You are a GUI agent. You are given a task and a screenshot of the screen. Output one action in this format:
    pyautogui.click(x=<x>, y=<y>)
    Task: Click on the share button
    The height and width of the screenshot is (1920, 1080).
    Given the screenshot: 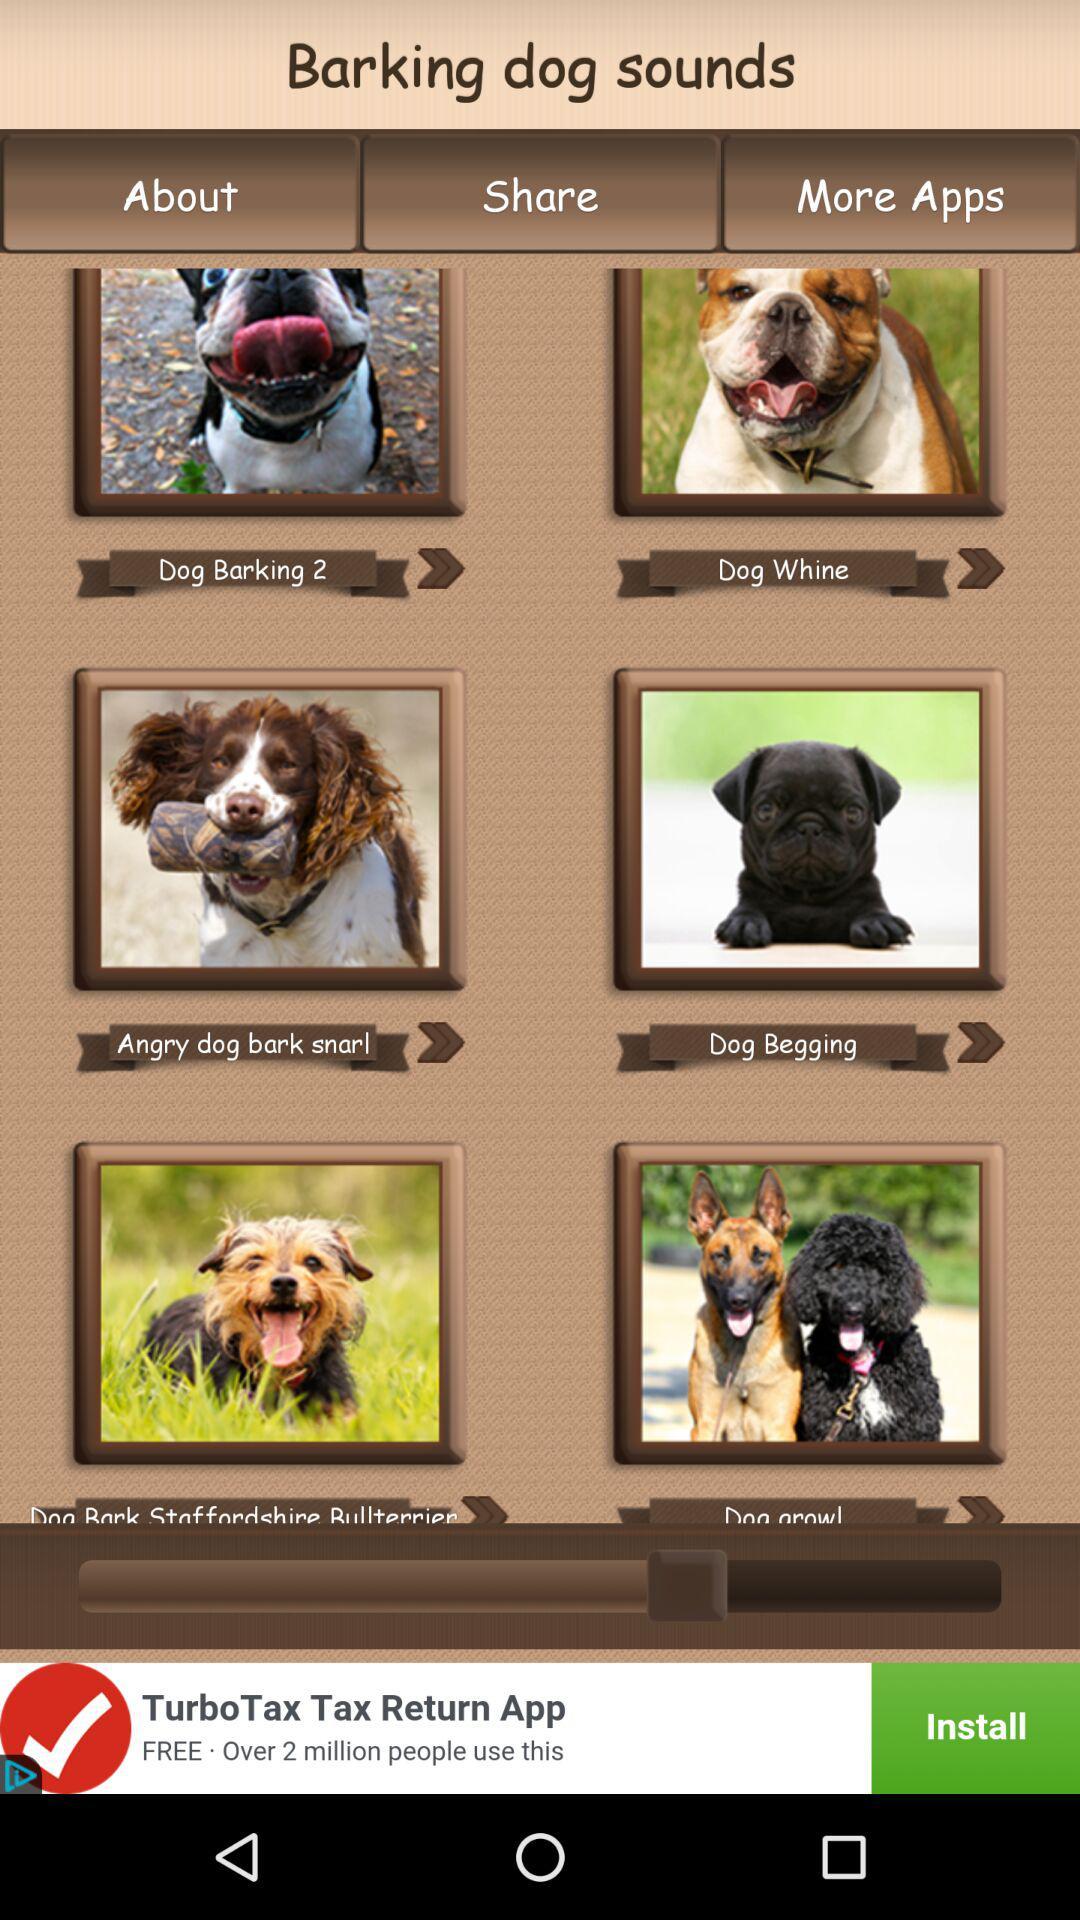 What is the action you would take?
    pyautogui.click(x=540, y=194)
    